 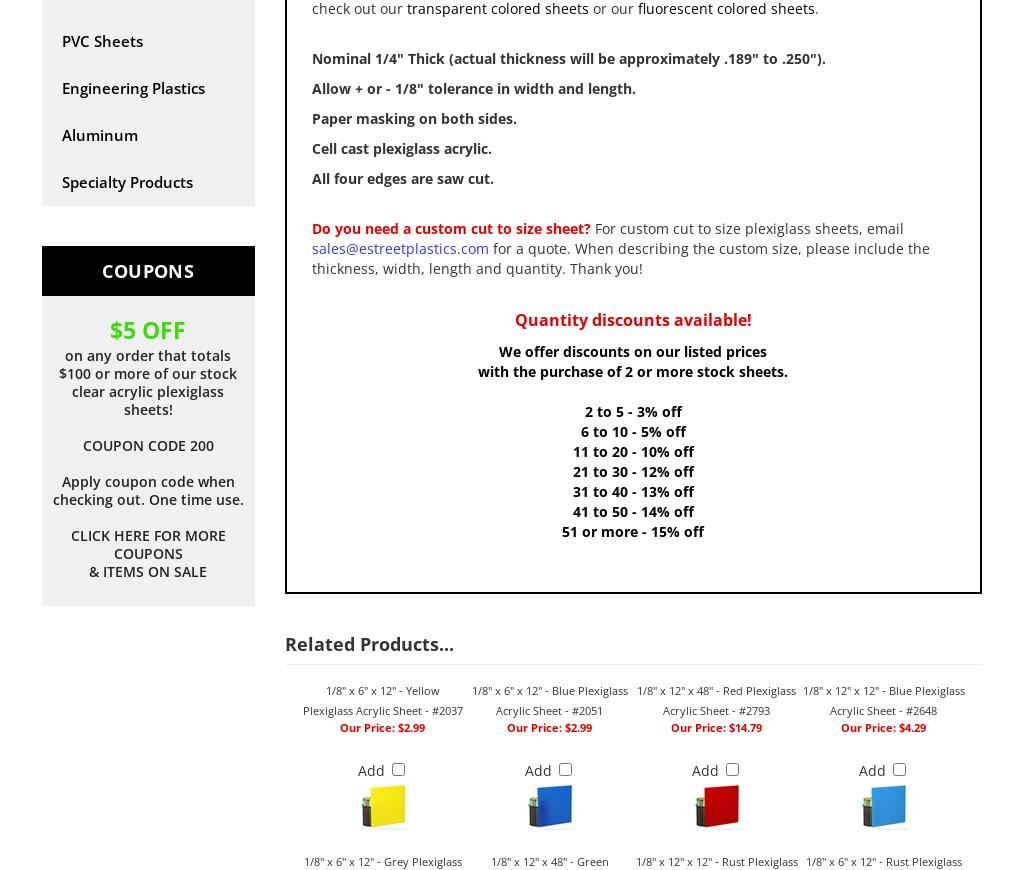 I want to click on '11 to 20 - 10% off', so click(x=632, y=449).